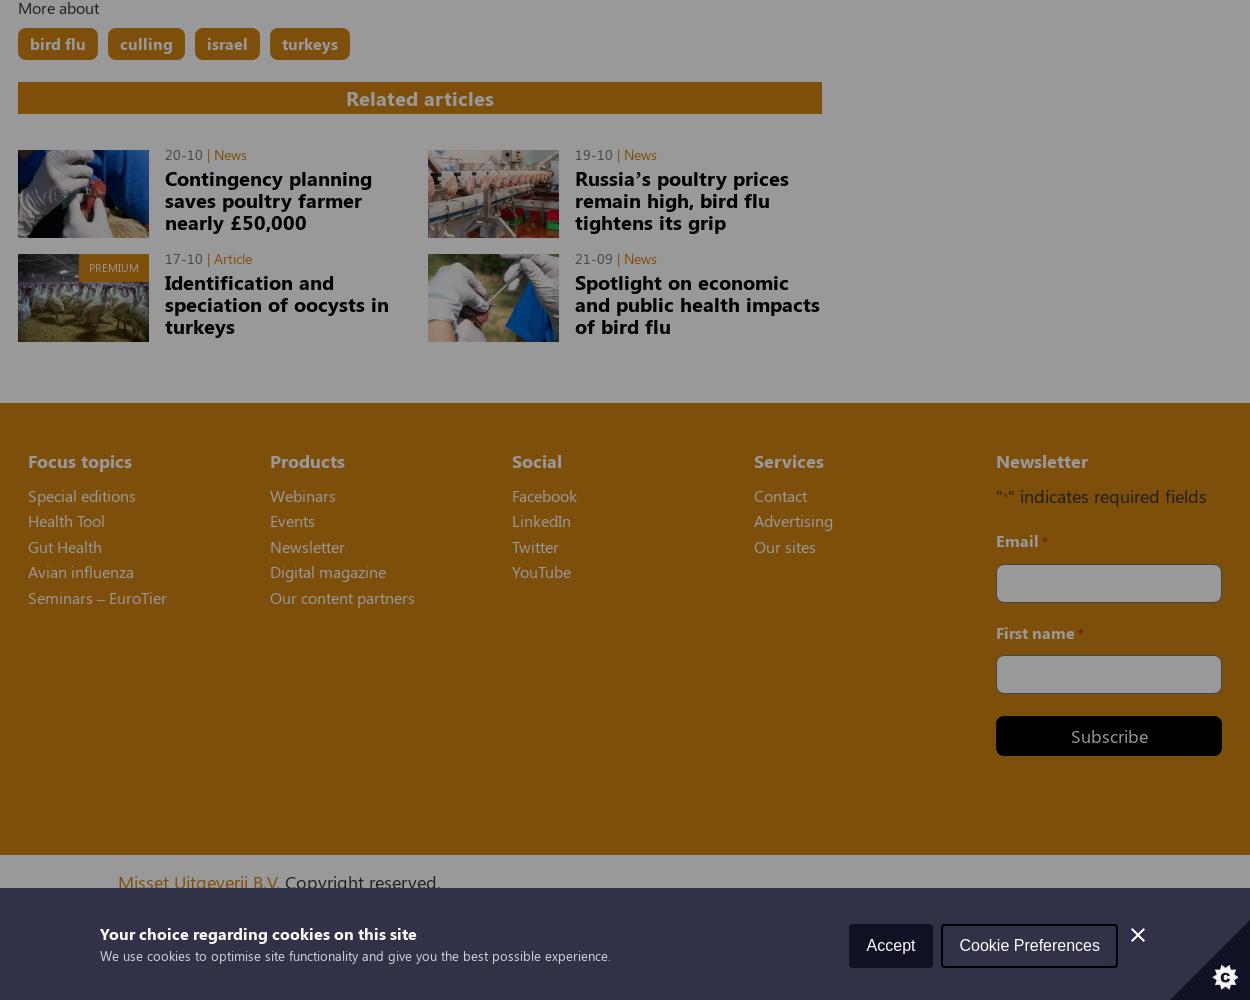 This screenshot has height=1000, width=1250. What do you see at coordinates (793, 520) in the screenshot?
I see `'Advertising'` at bounding box center [793, 520].